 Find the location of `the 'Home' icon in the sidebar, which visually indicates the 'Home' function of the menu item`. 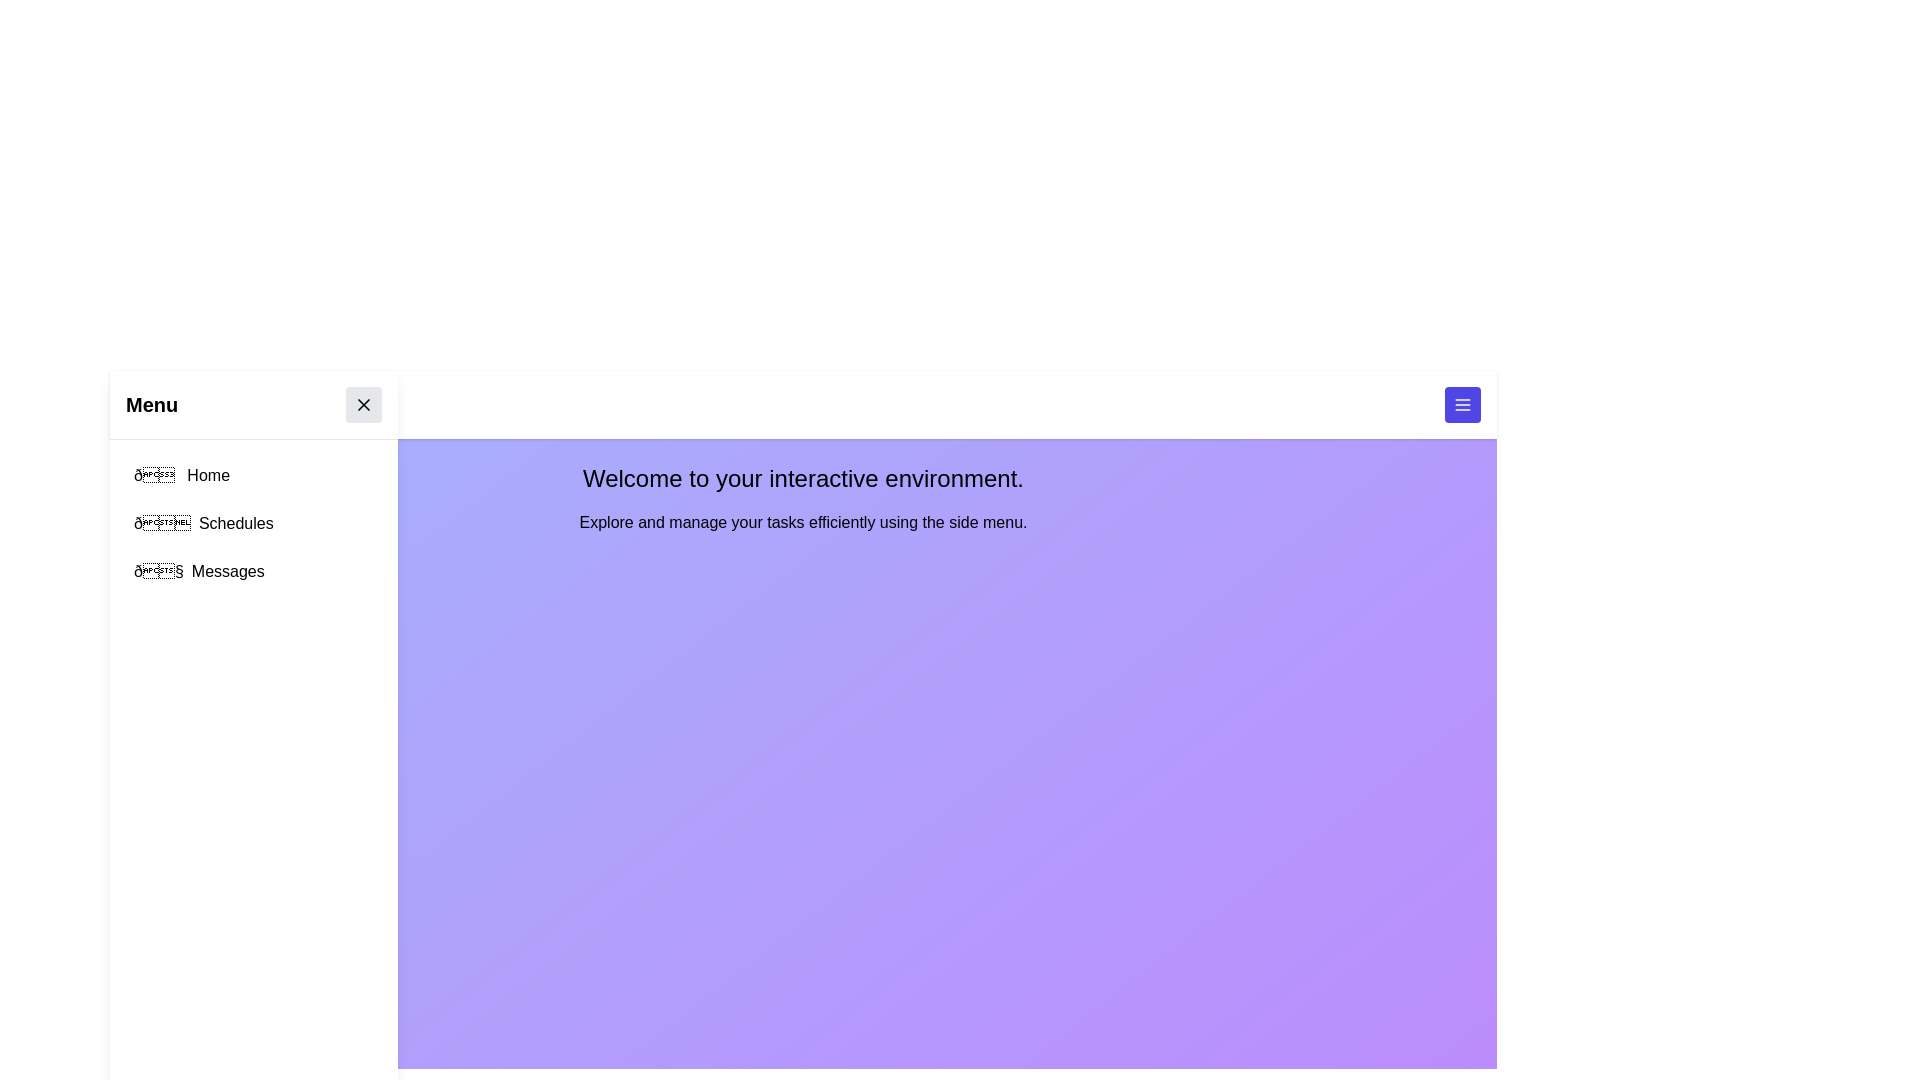

the 'Home' icon in the sidebar, which visually indicates the 'Home' function of the menu item is located at coordinates (155, 475).